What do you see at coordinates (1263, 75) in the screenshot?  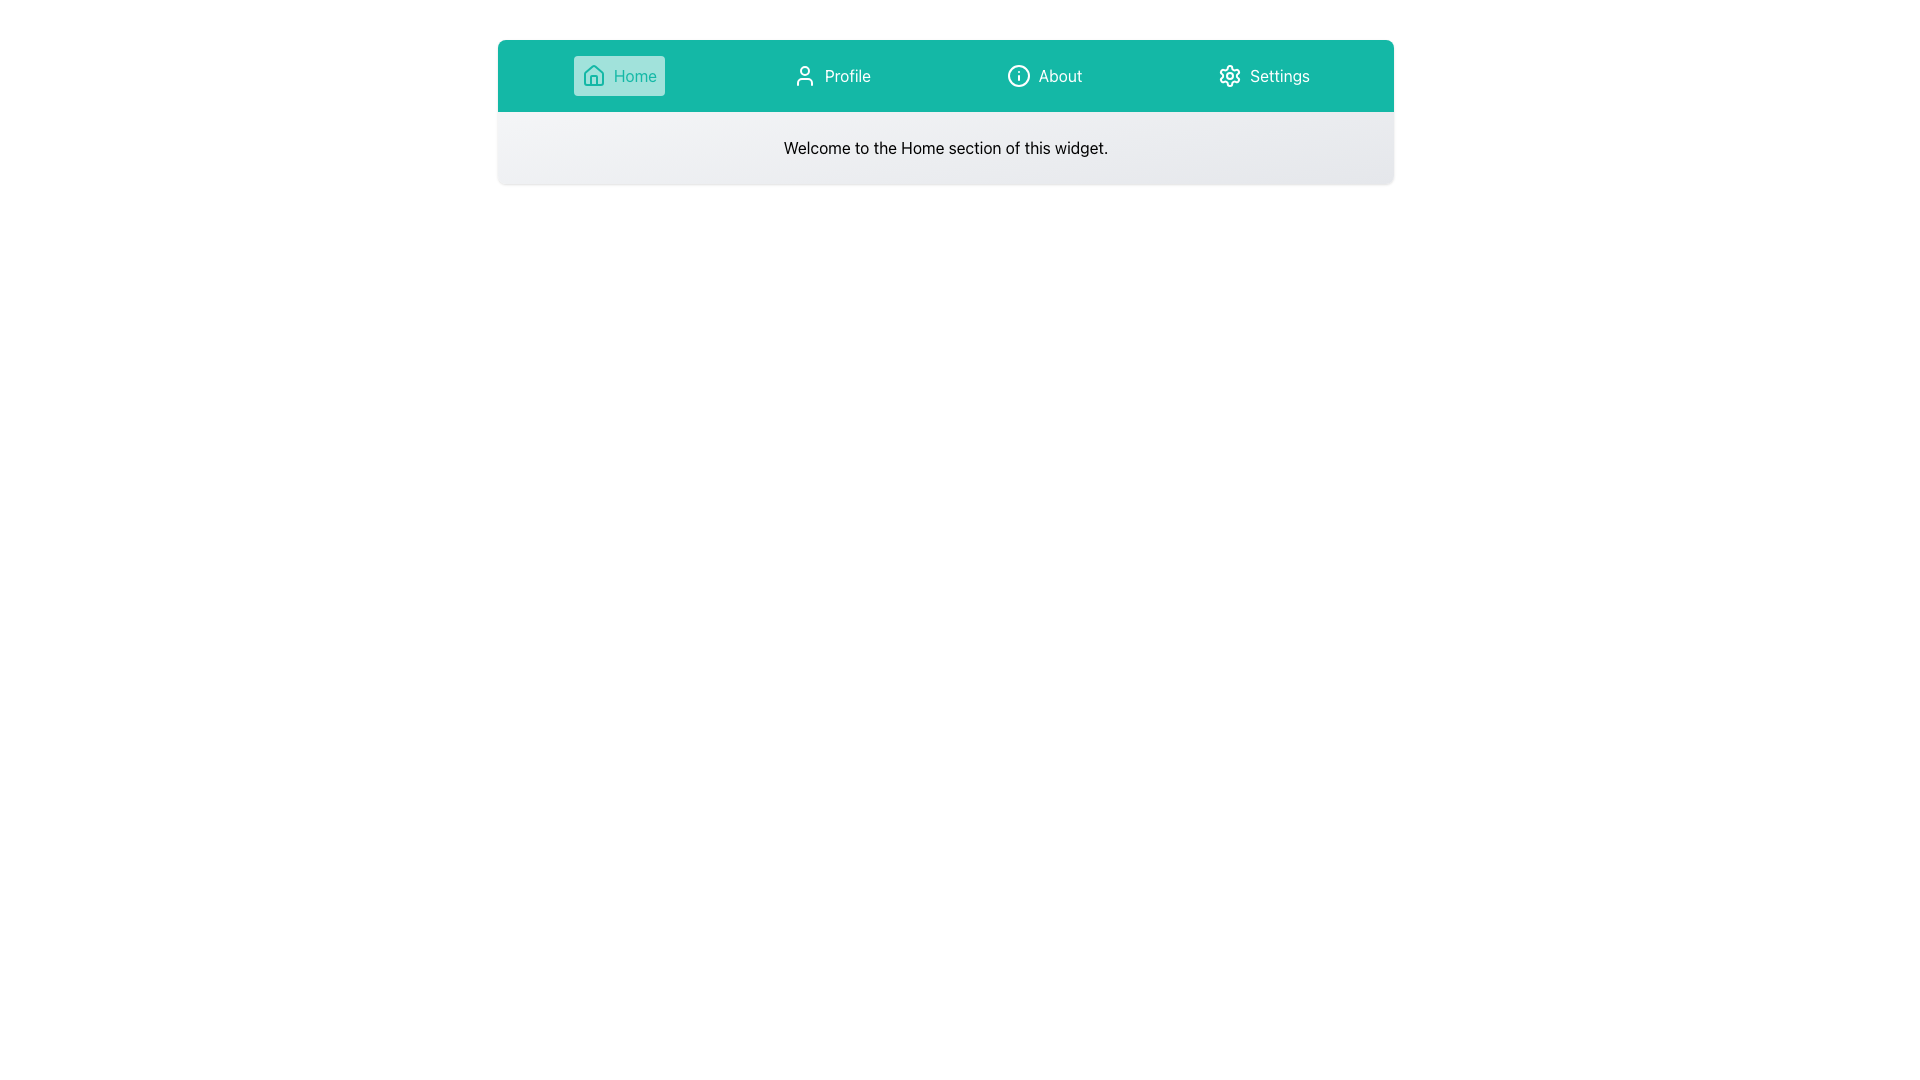 I see `the 'Settings' button, which is a teal rectangular button with white text and a gear icon, located at the far right of the top navigation bar` at bounding box center [1263, 75].